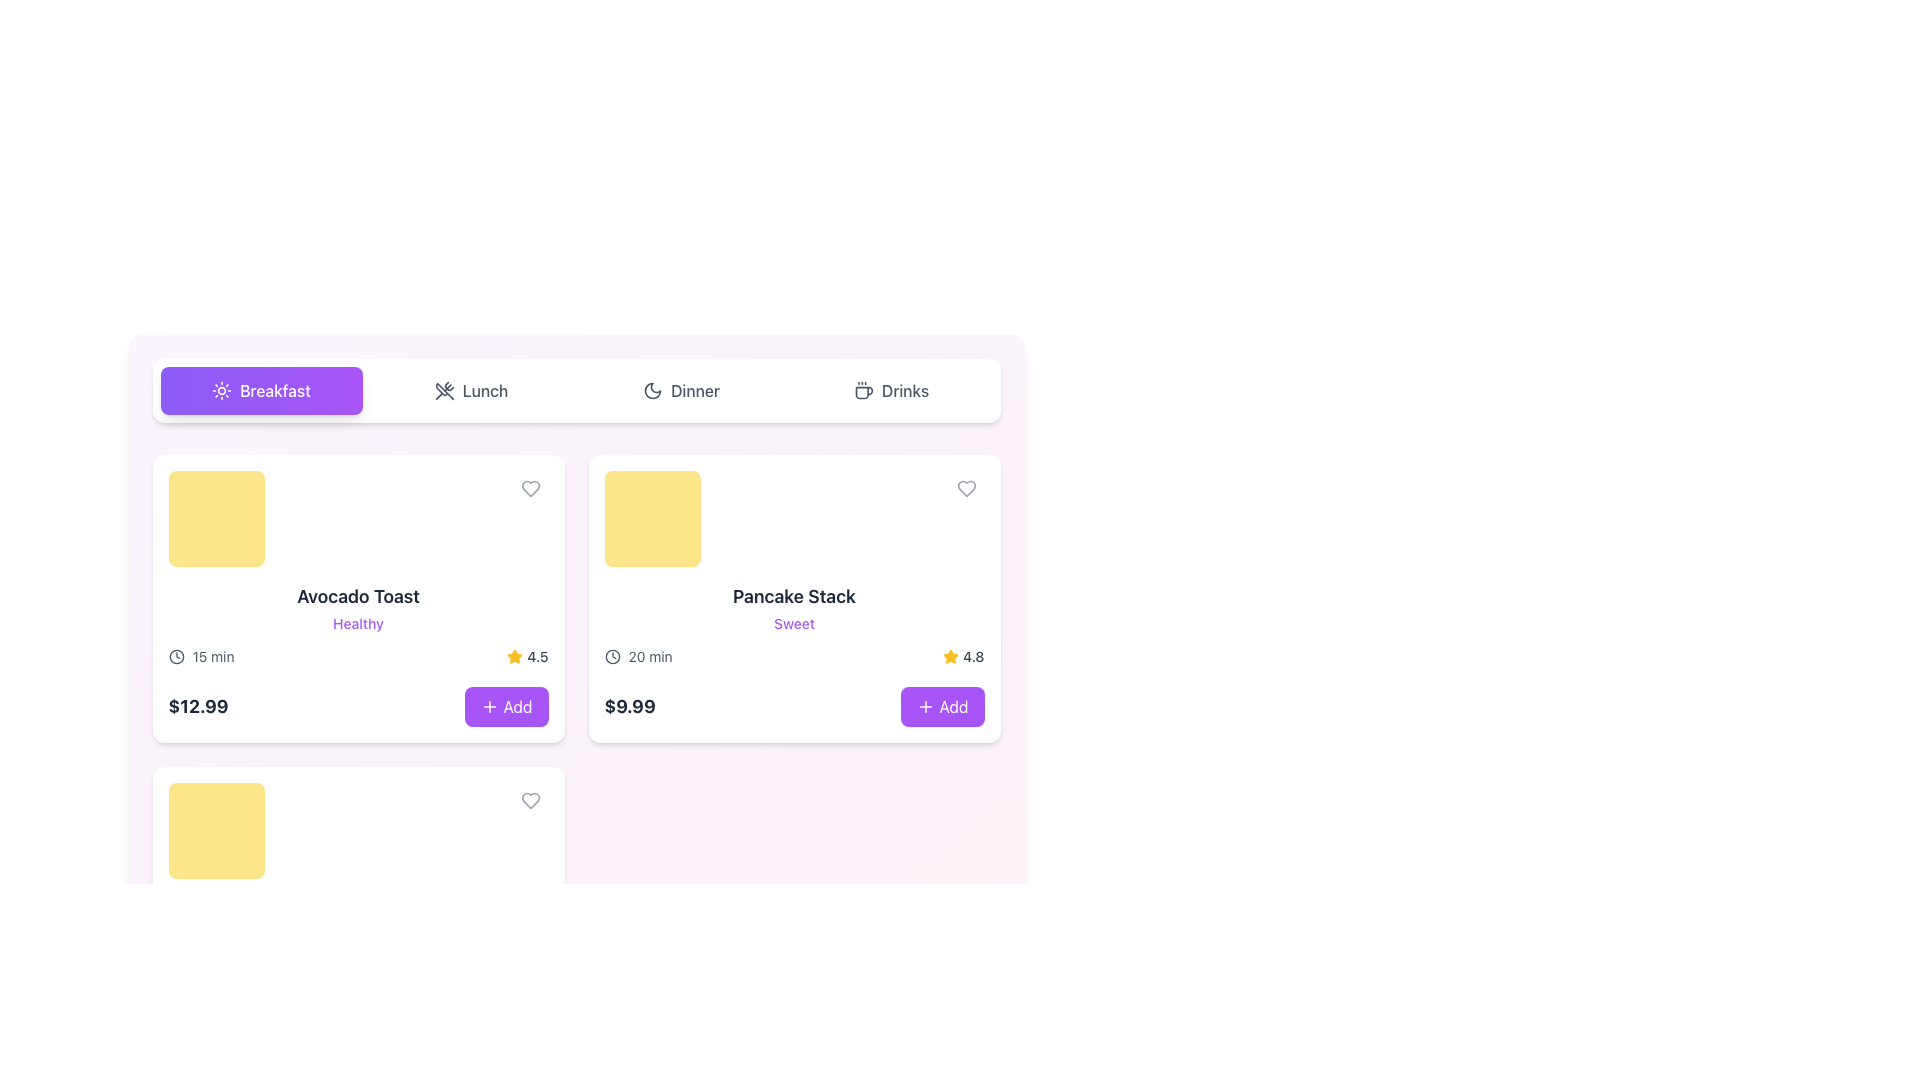  I want to click on the drinks category icon located at the top section of the interface, left of the 'Drinks' label text, so click(863, 390).